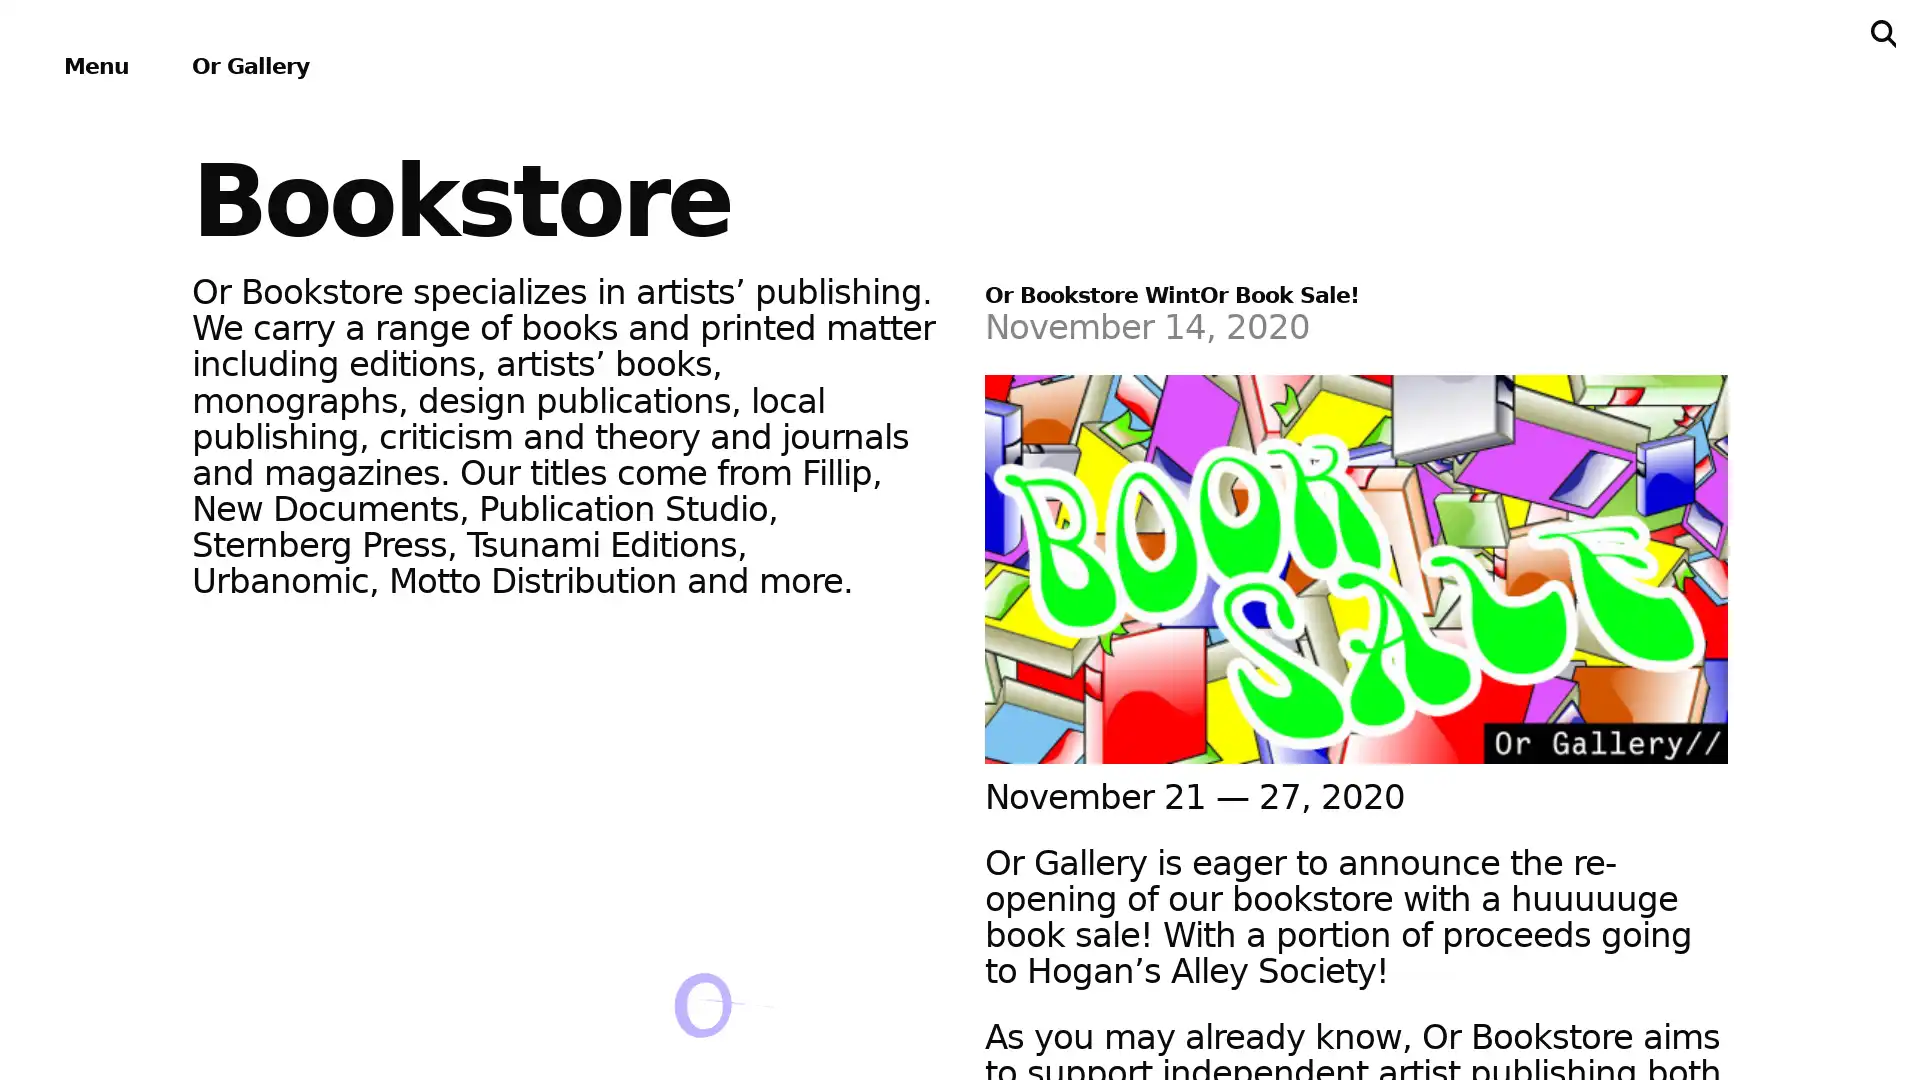 The image size is (1920, 1080). I want to click on Exhibitions & Projects, so click(434, 196).